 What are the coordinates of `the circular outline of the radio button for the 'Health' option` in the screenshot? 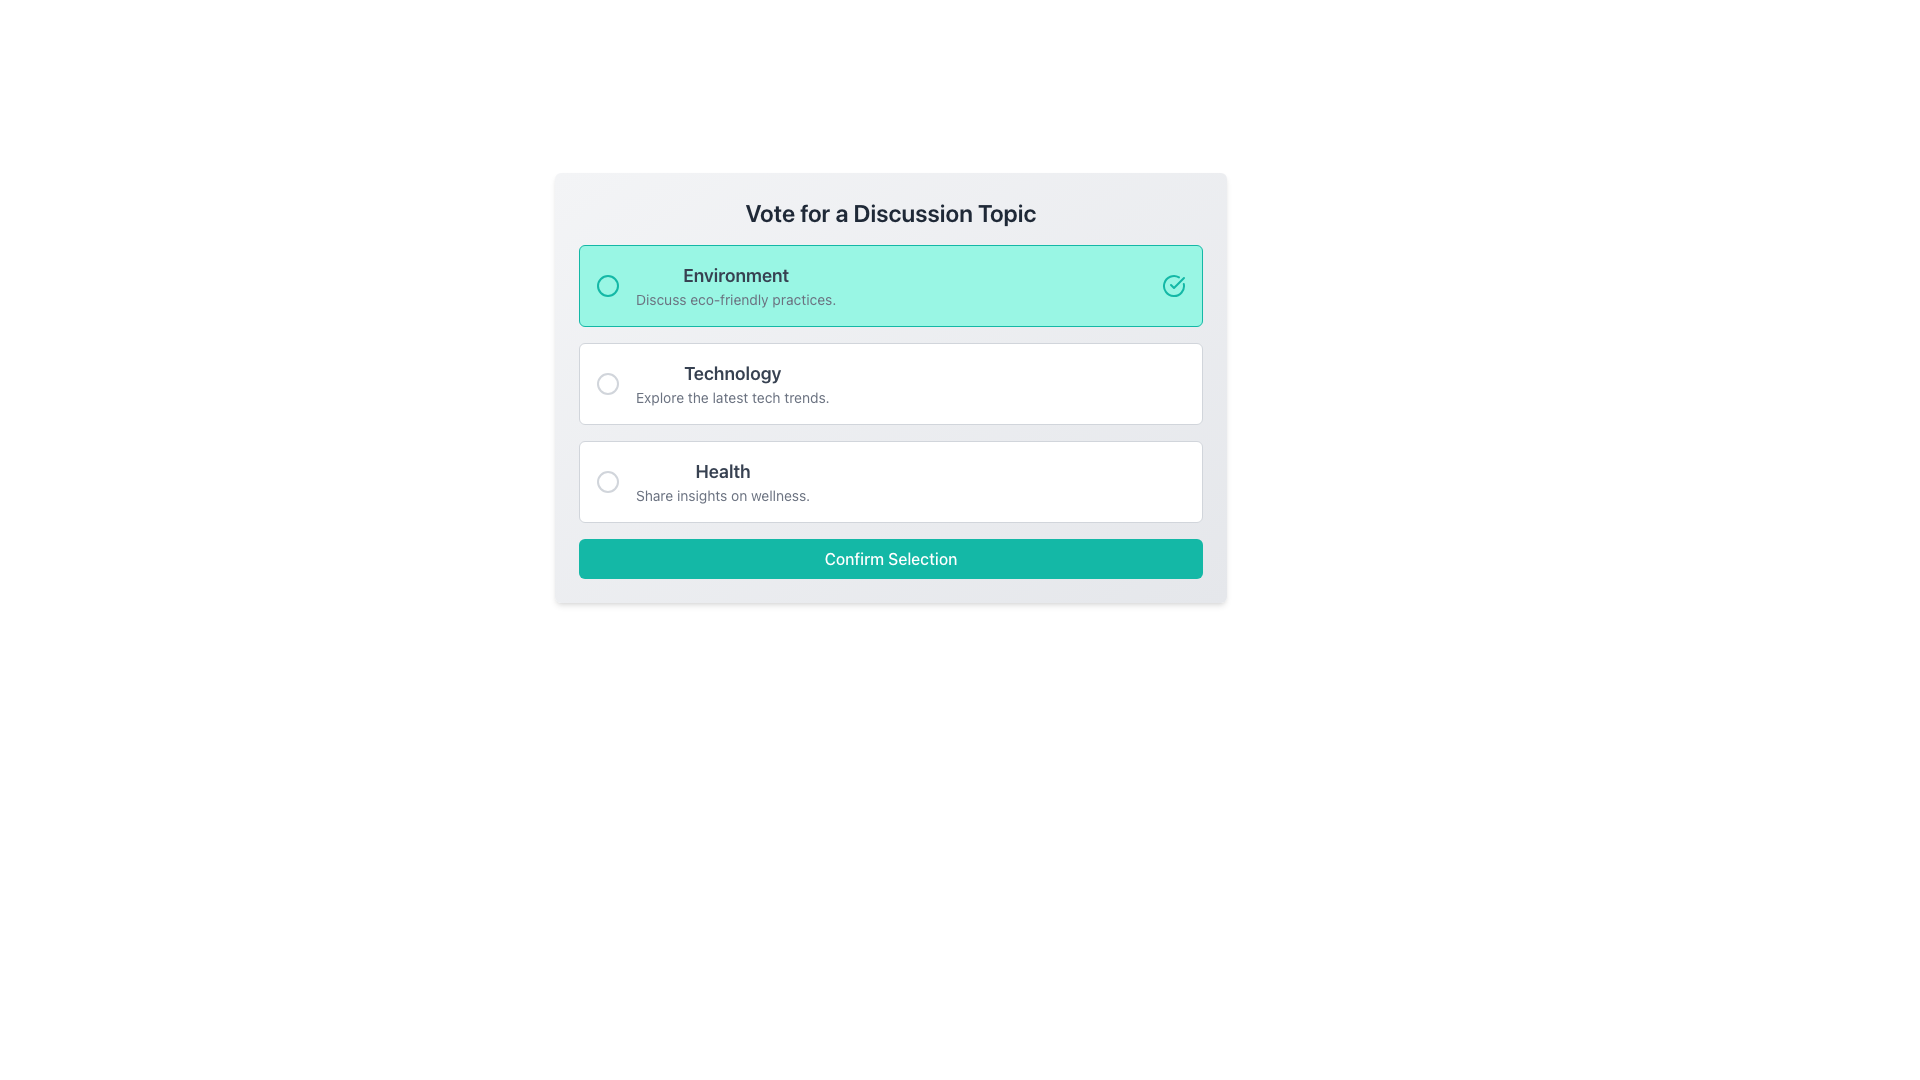 It's located at (607, 482).